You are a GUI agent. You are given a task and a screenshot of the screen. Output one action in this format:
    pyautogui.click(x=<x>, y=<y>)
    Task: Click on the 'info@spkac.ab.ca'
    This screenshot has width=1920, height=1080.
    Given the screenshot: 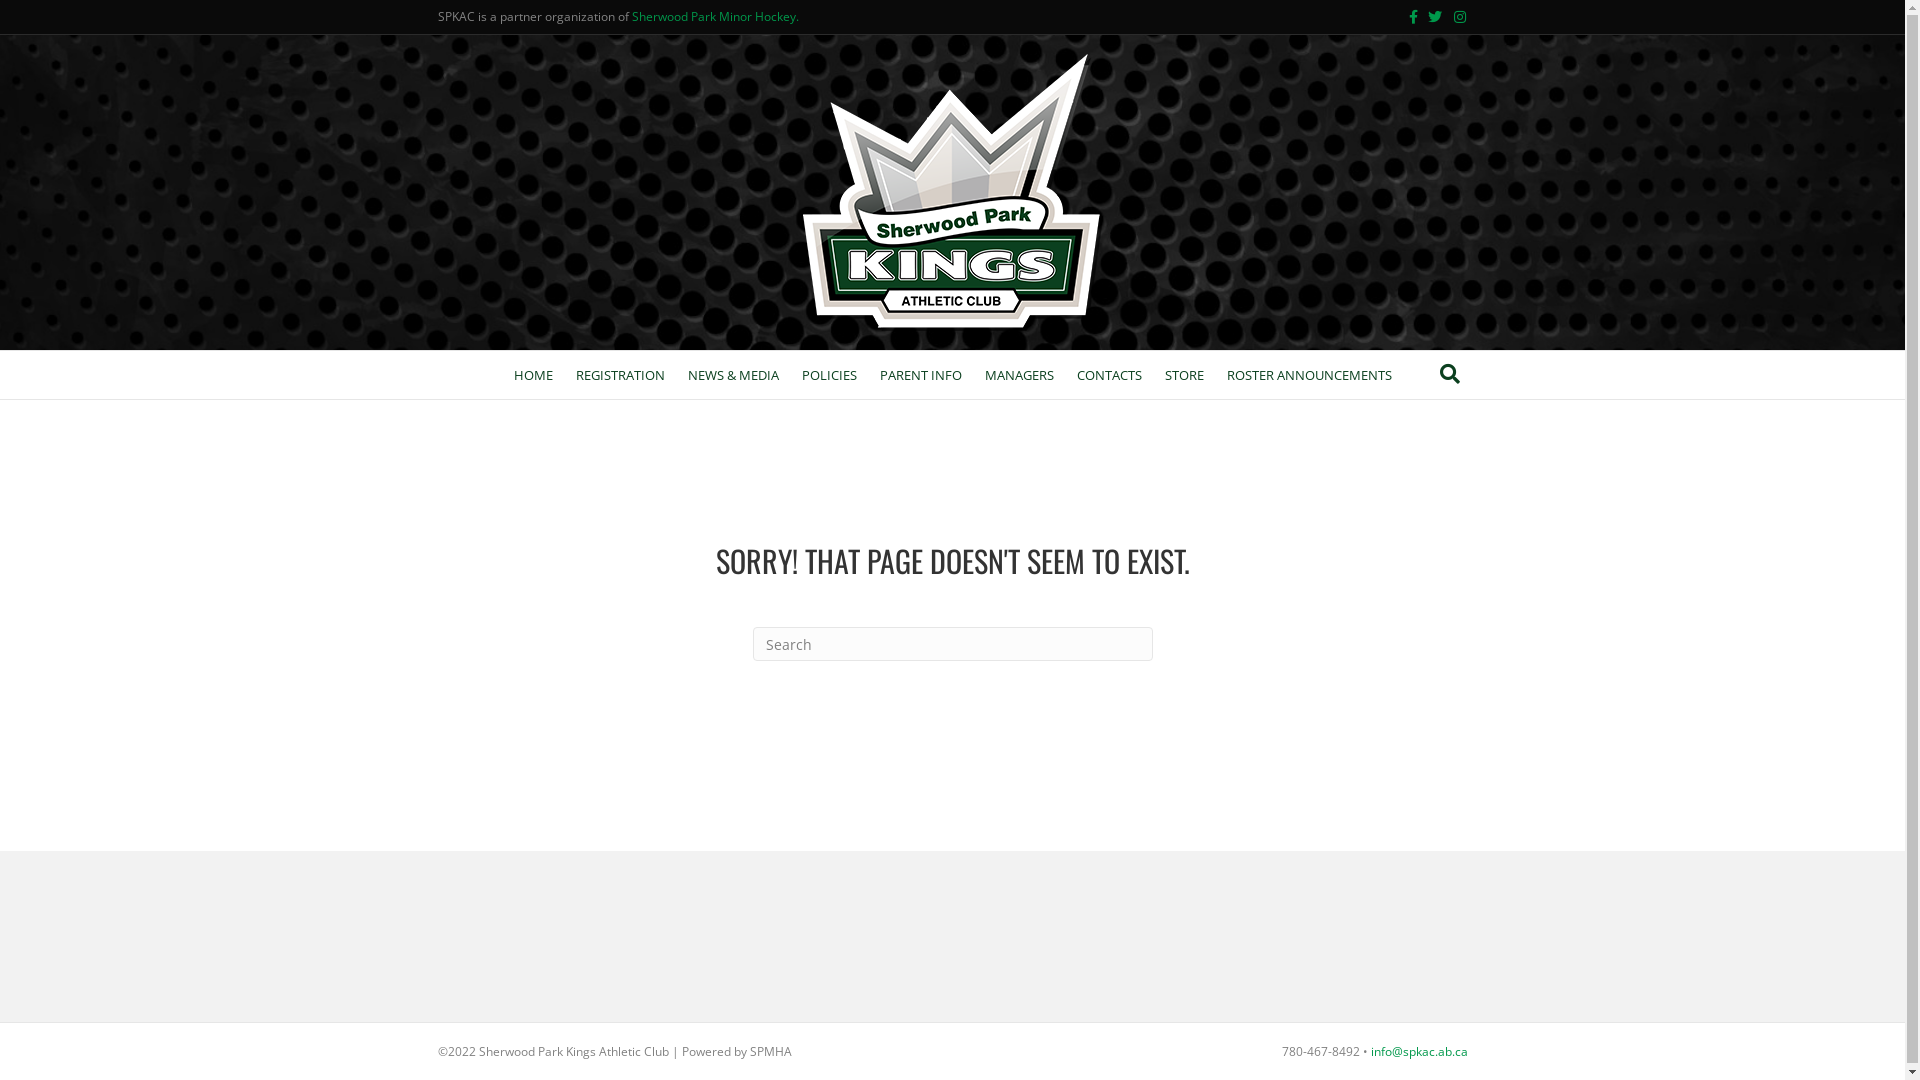 What is the action you would take?
    pyautogui.click(x=1368, y=1050)
    